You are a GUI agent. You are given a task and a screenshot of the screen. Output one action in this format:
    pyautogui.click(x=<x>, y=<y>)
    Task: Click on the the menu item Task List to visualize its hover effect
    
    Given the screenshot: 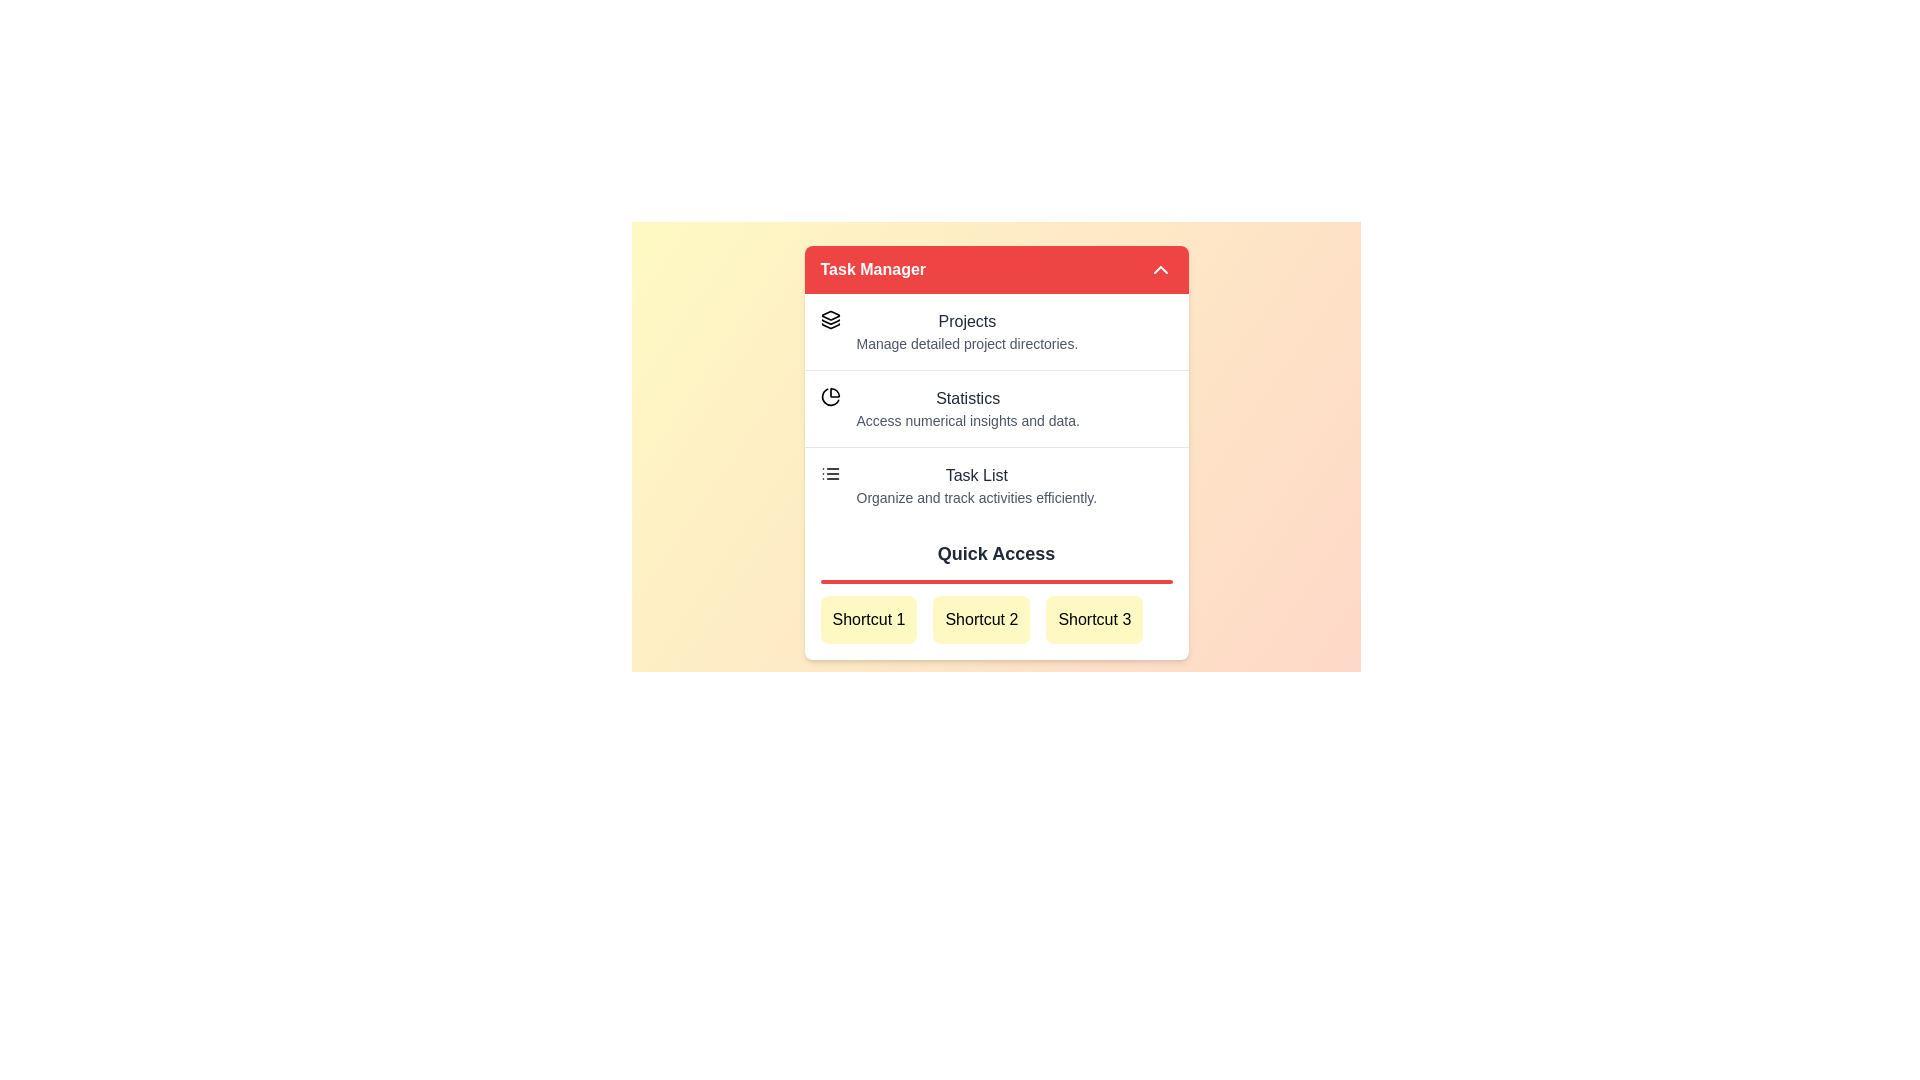 What is the action you would take?
    pyautogui.click(x=996, y=485)
    